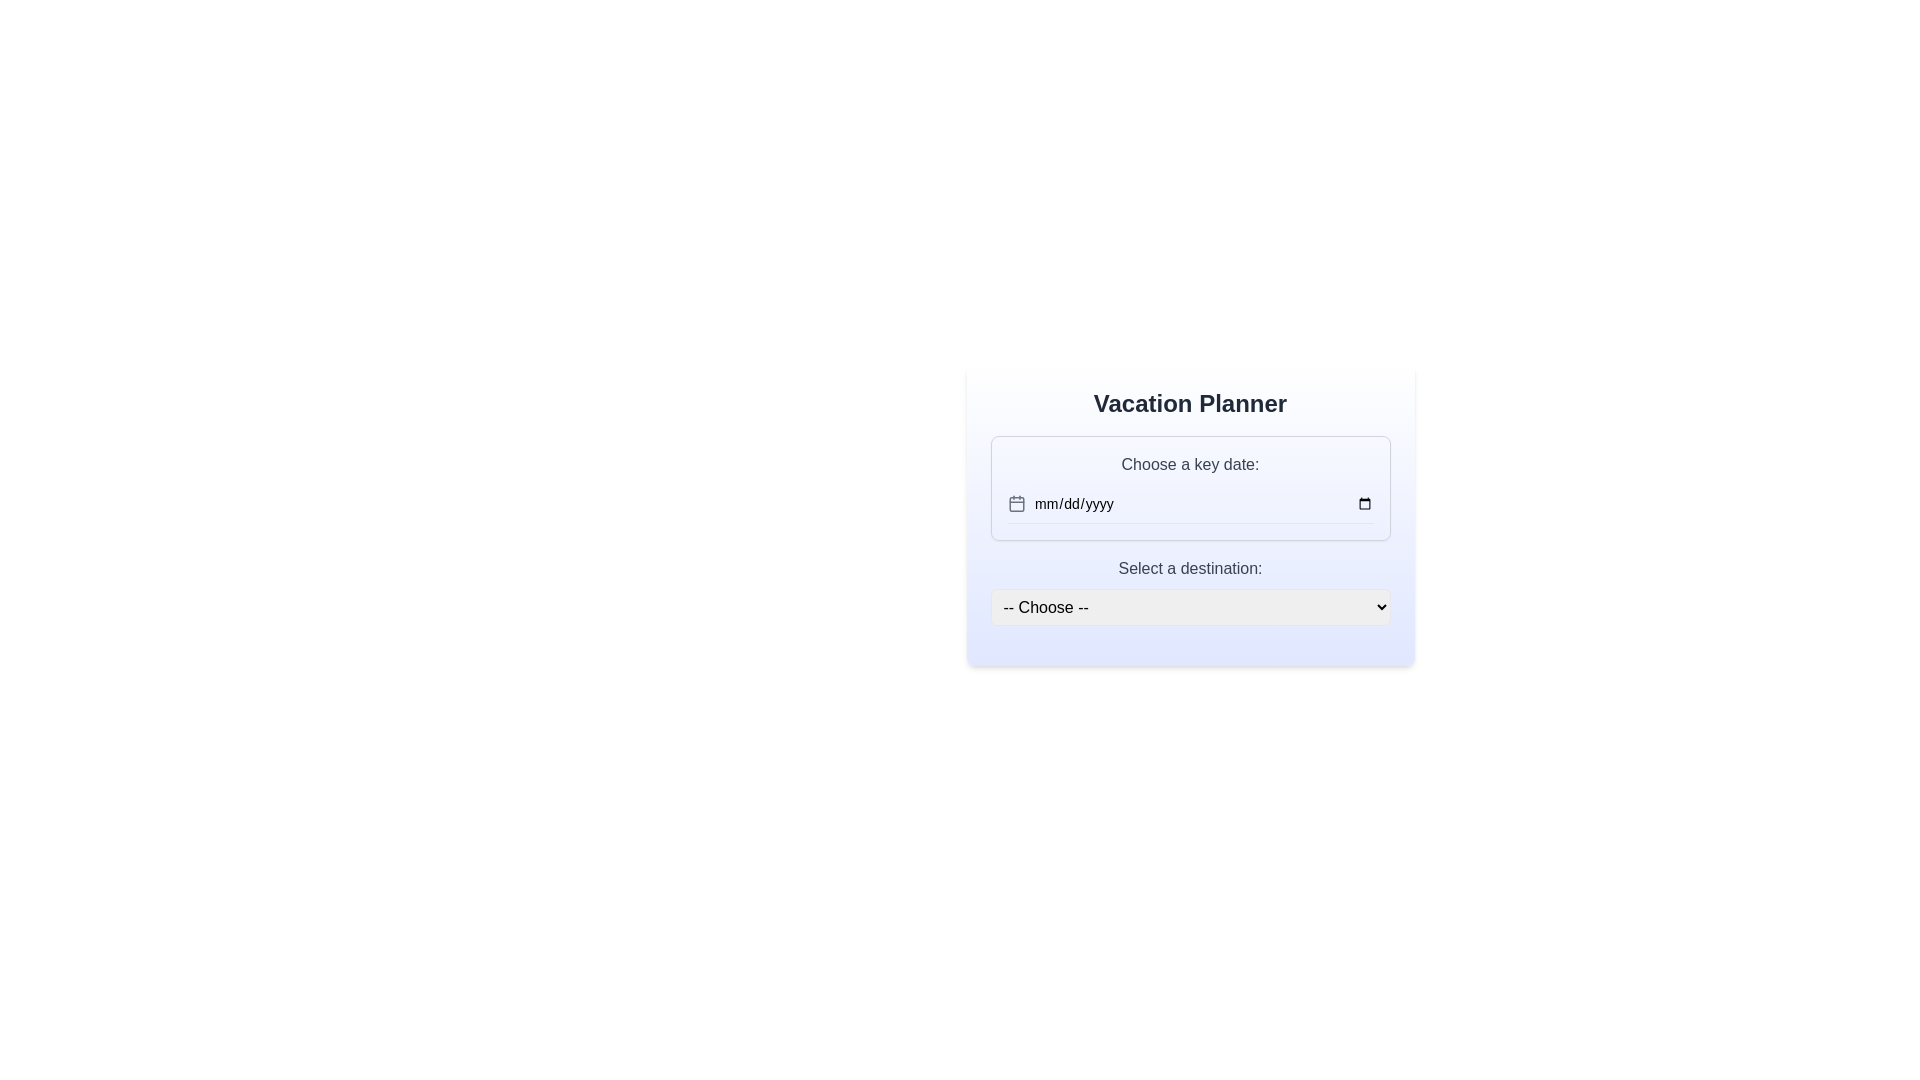 The image size is (1920, 1080). What do you see at coordinates (1190, 465) in the screenshot?
I see `the text label displaying 'Choose a key date:' located at the top-right of the date selection field` at bounding box center [1190, 465].